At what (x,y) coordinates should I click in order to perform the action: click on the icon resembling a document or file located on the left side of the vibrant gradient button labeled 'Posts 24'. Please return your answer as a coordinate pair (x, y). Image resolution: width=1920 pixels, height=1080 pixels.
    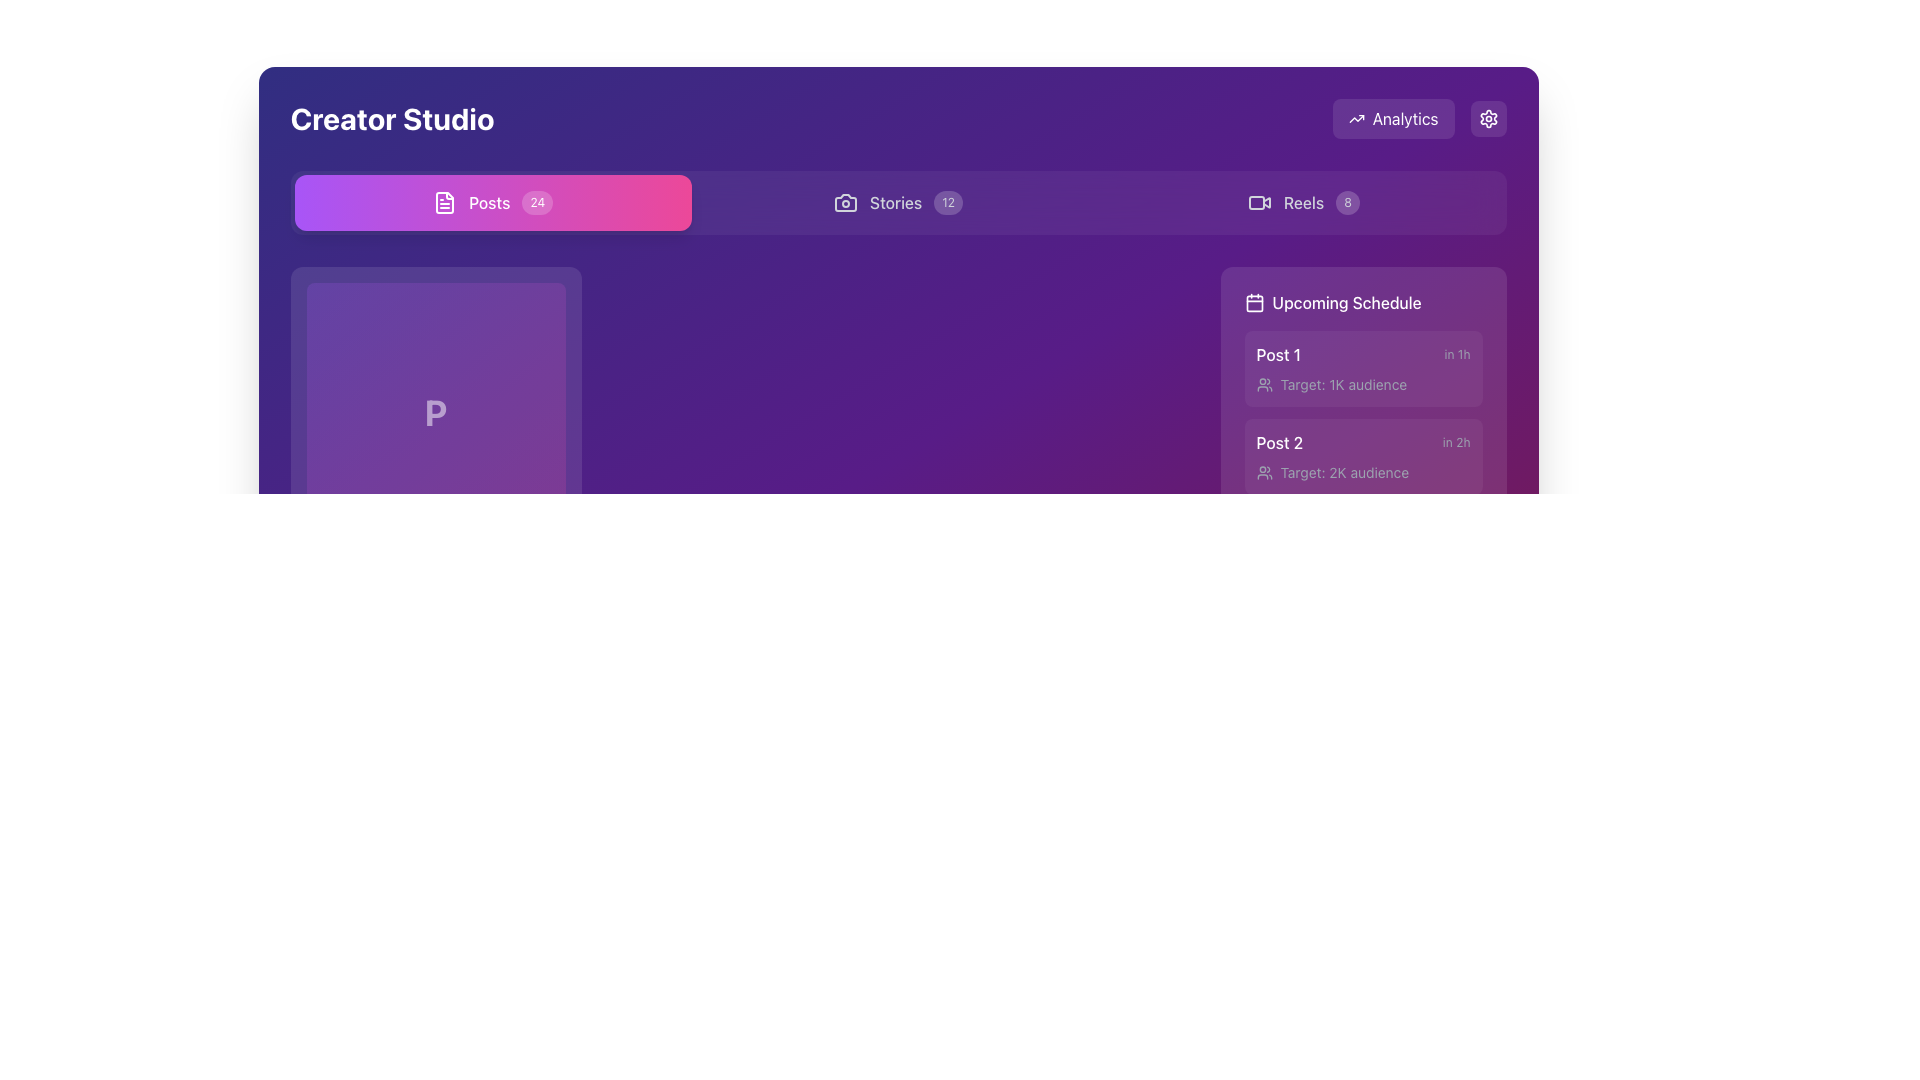
    Looking at the image, I should click on (444, 203).